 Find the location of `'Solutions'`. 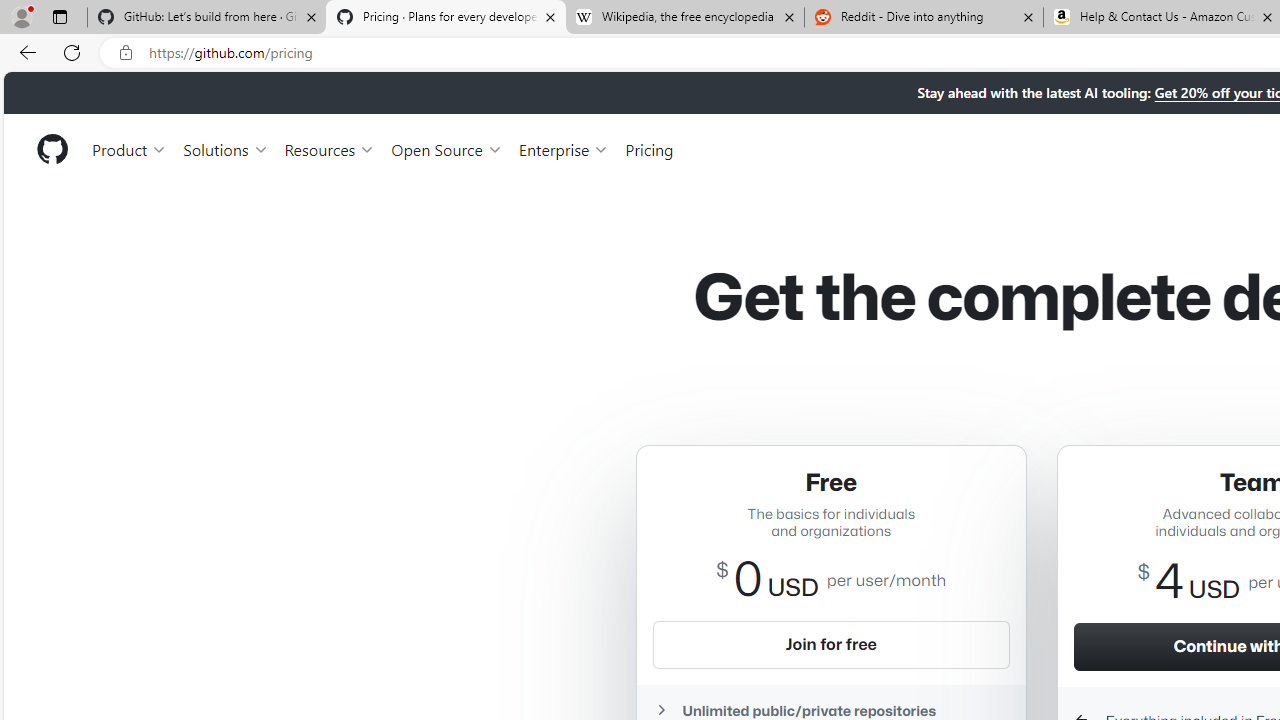

'Solutions' is located at coordinates (225, 148).